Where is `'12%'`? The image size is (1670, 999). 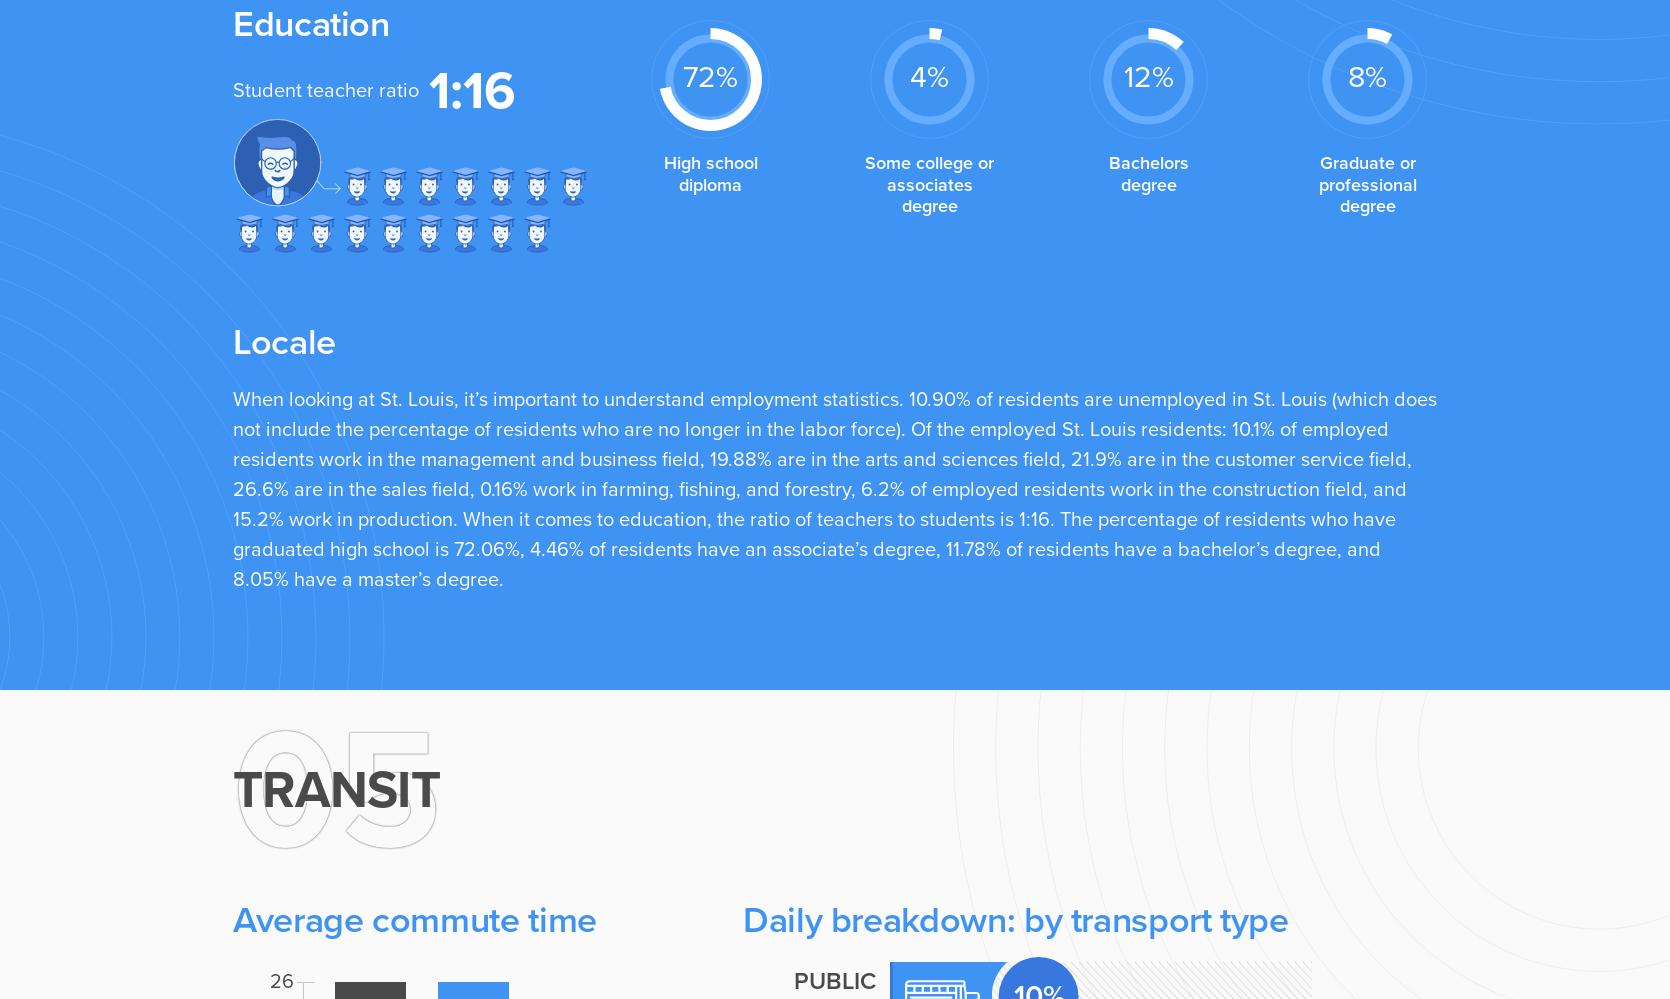
'12%' is located at coordinates (1122, 75).